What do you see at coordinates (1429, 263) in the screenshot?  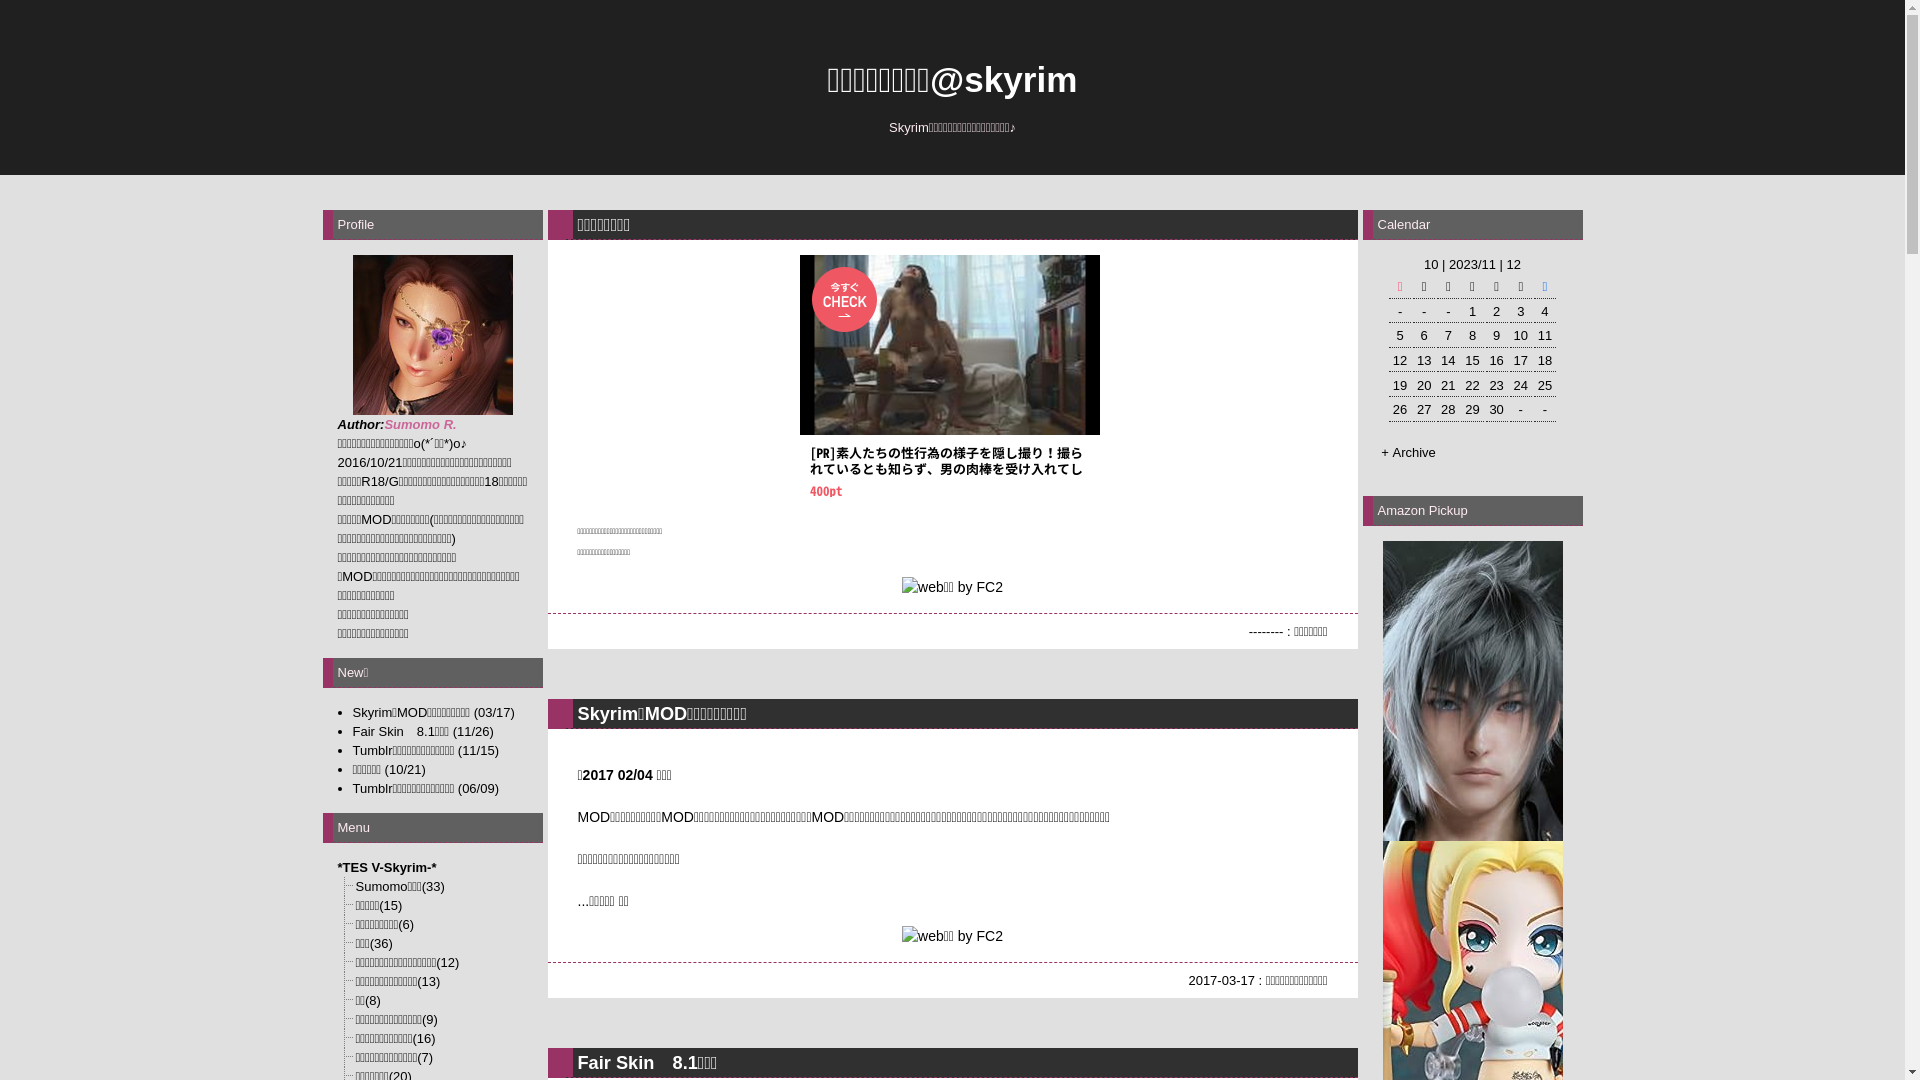 I see `'10'` at bounding box center [1429, 263].